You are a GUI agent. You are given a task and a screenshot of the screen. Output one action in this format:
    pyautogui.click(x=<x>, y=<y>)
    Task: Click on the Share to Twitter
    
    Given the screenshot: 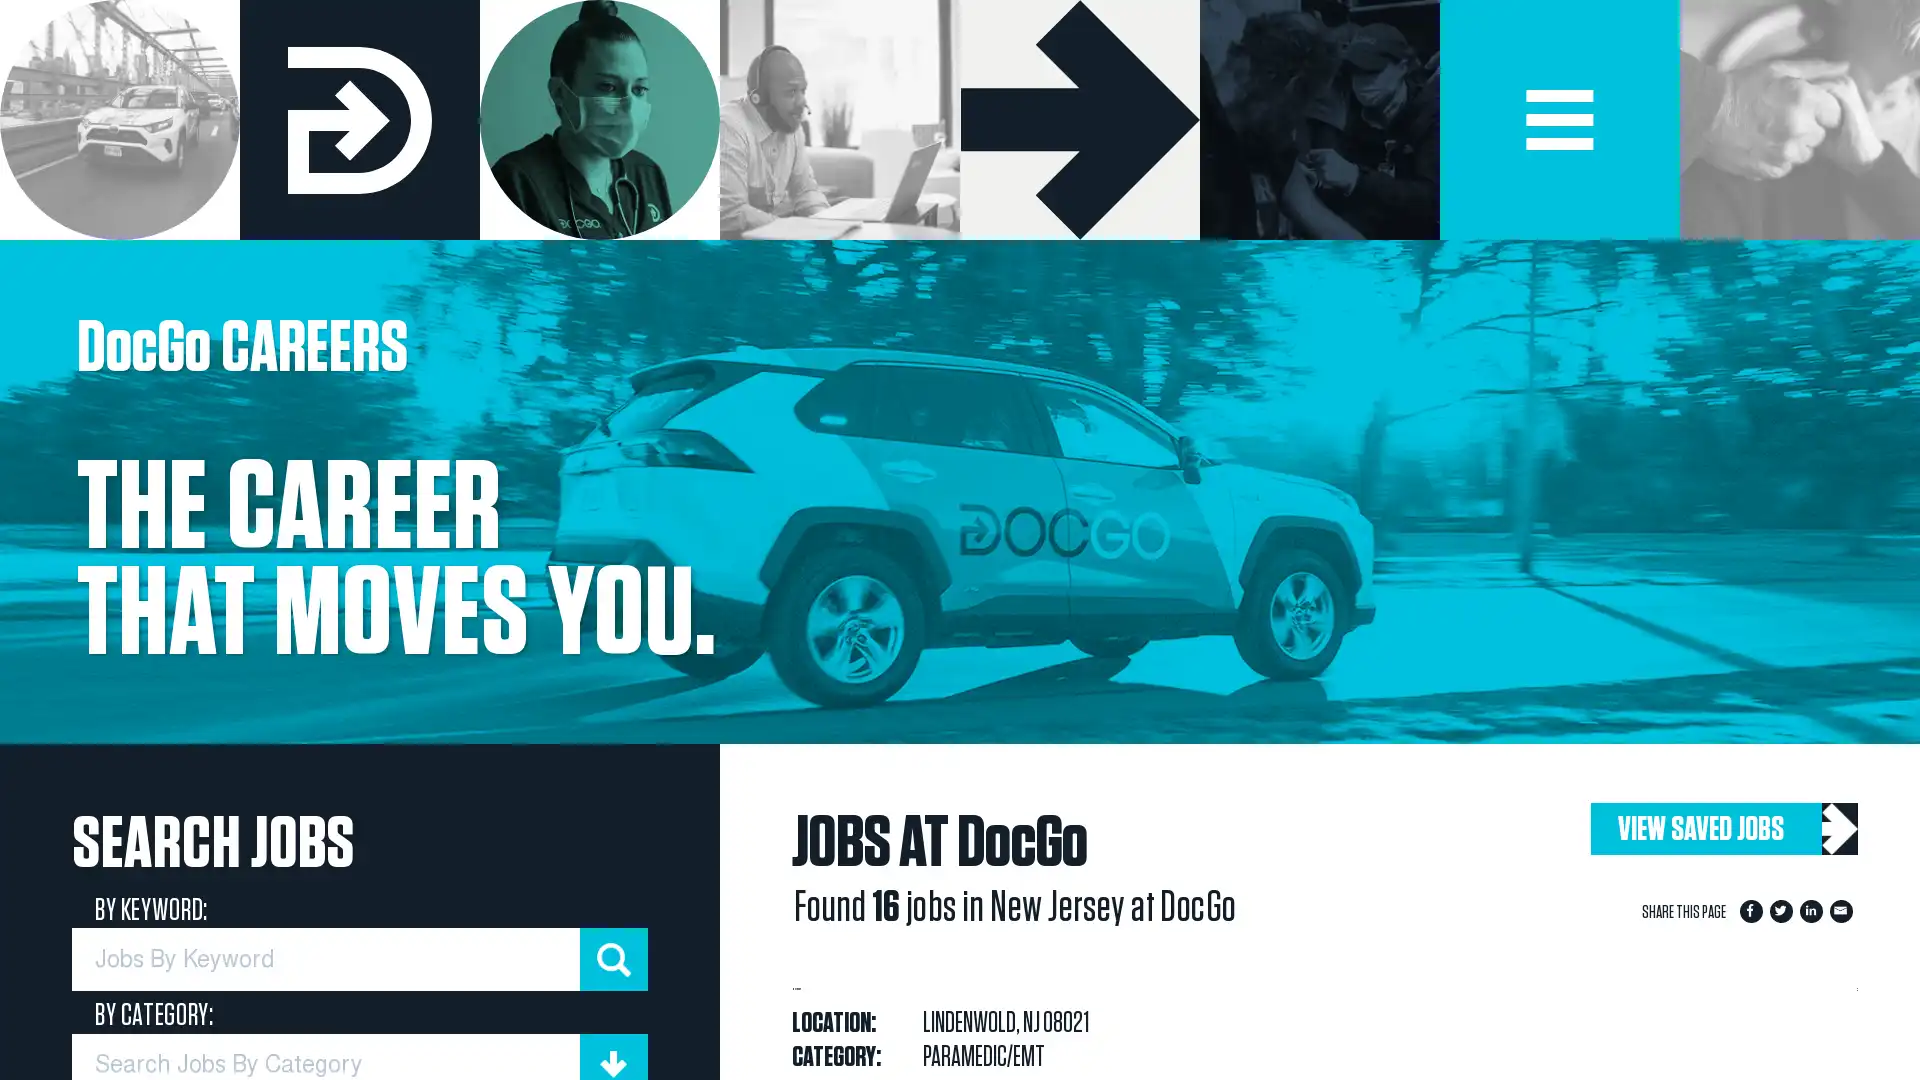 What is the action you would take?
    pyautogui.click(x=1789, y=910)
    